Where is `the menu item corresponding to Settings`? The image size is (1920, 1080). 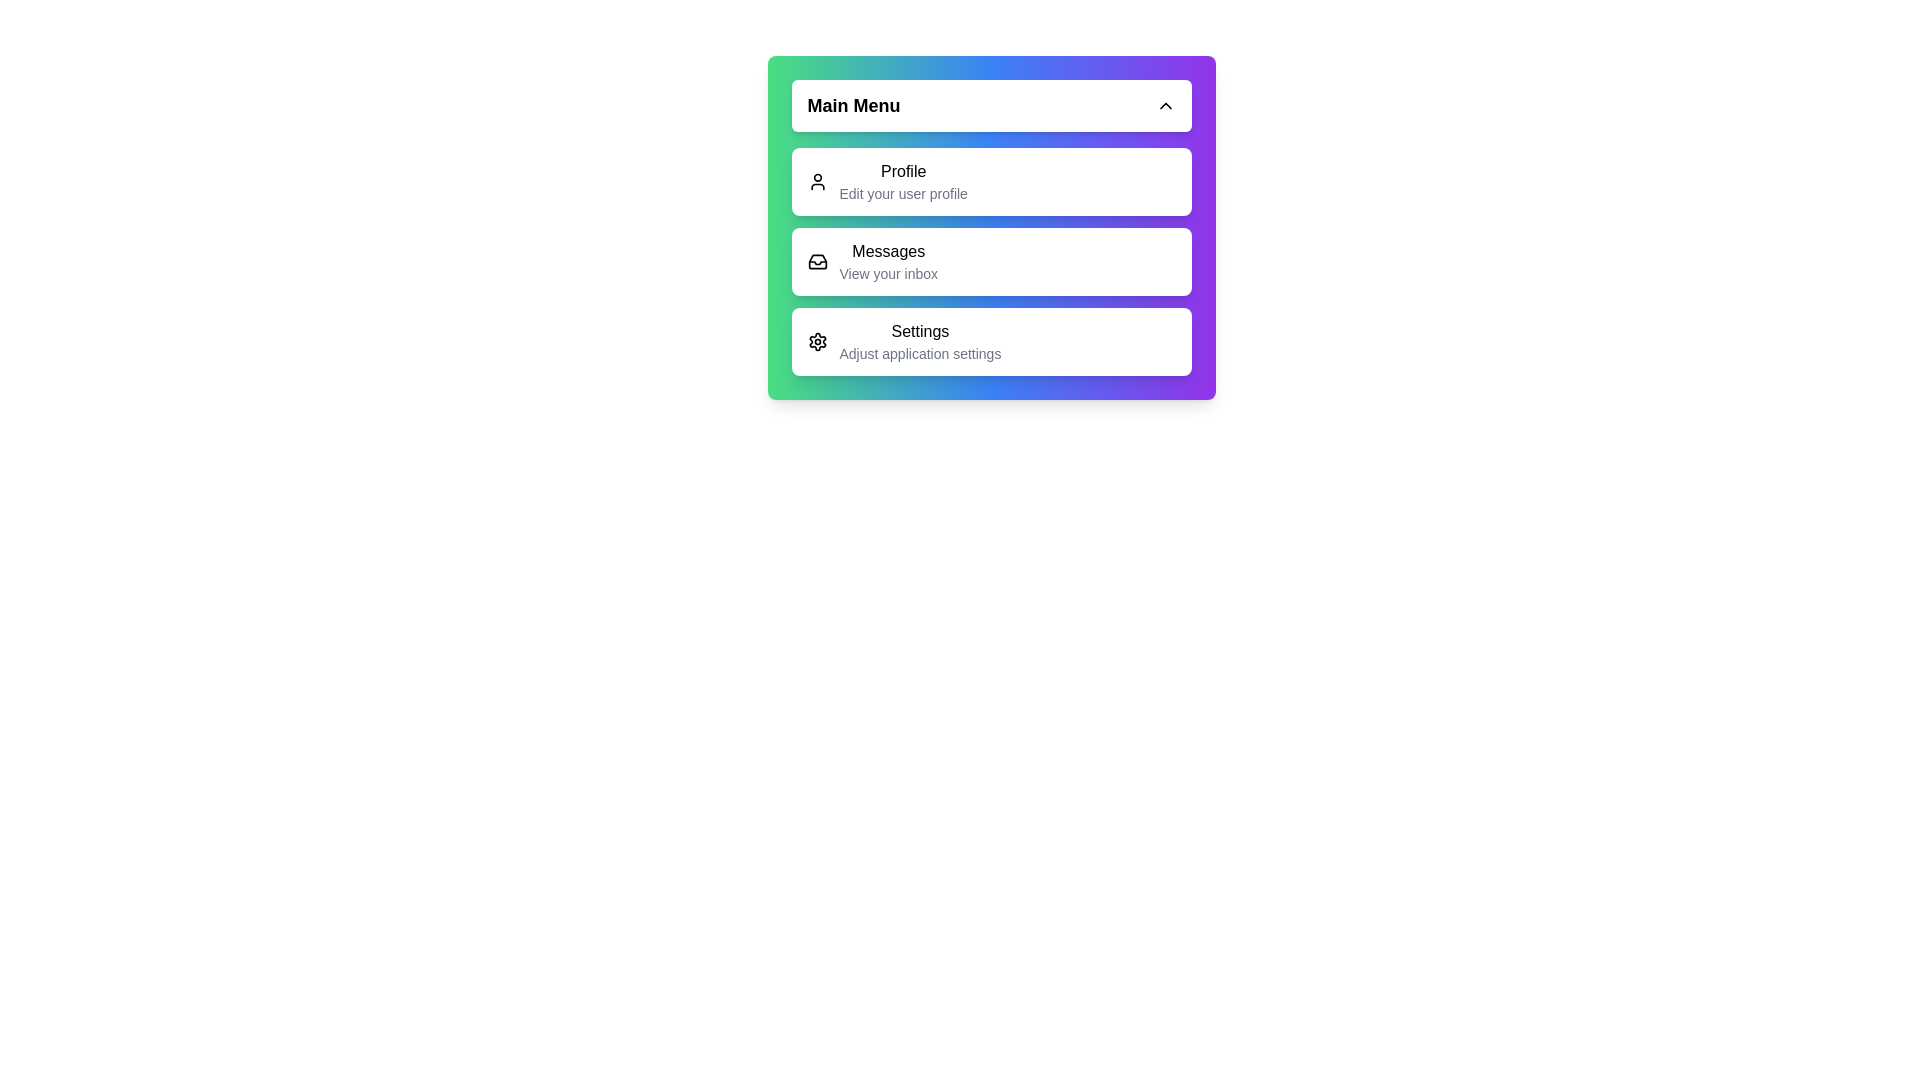
the menu item corresponding to Settings is located at coordinates (991, 341).